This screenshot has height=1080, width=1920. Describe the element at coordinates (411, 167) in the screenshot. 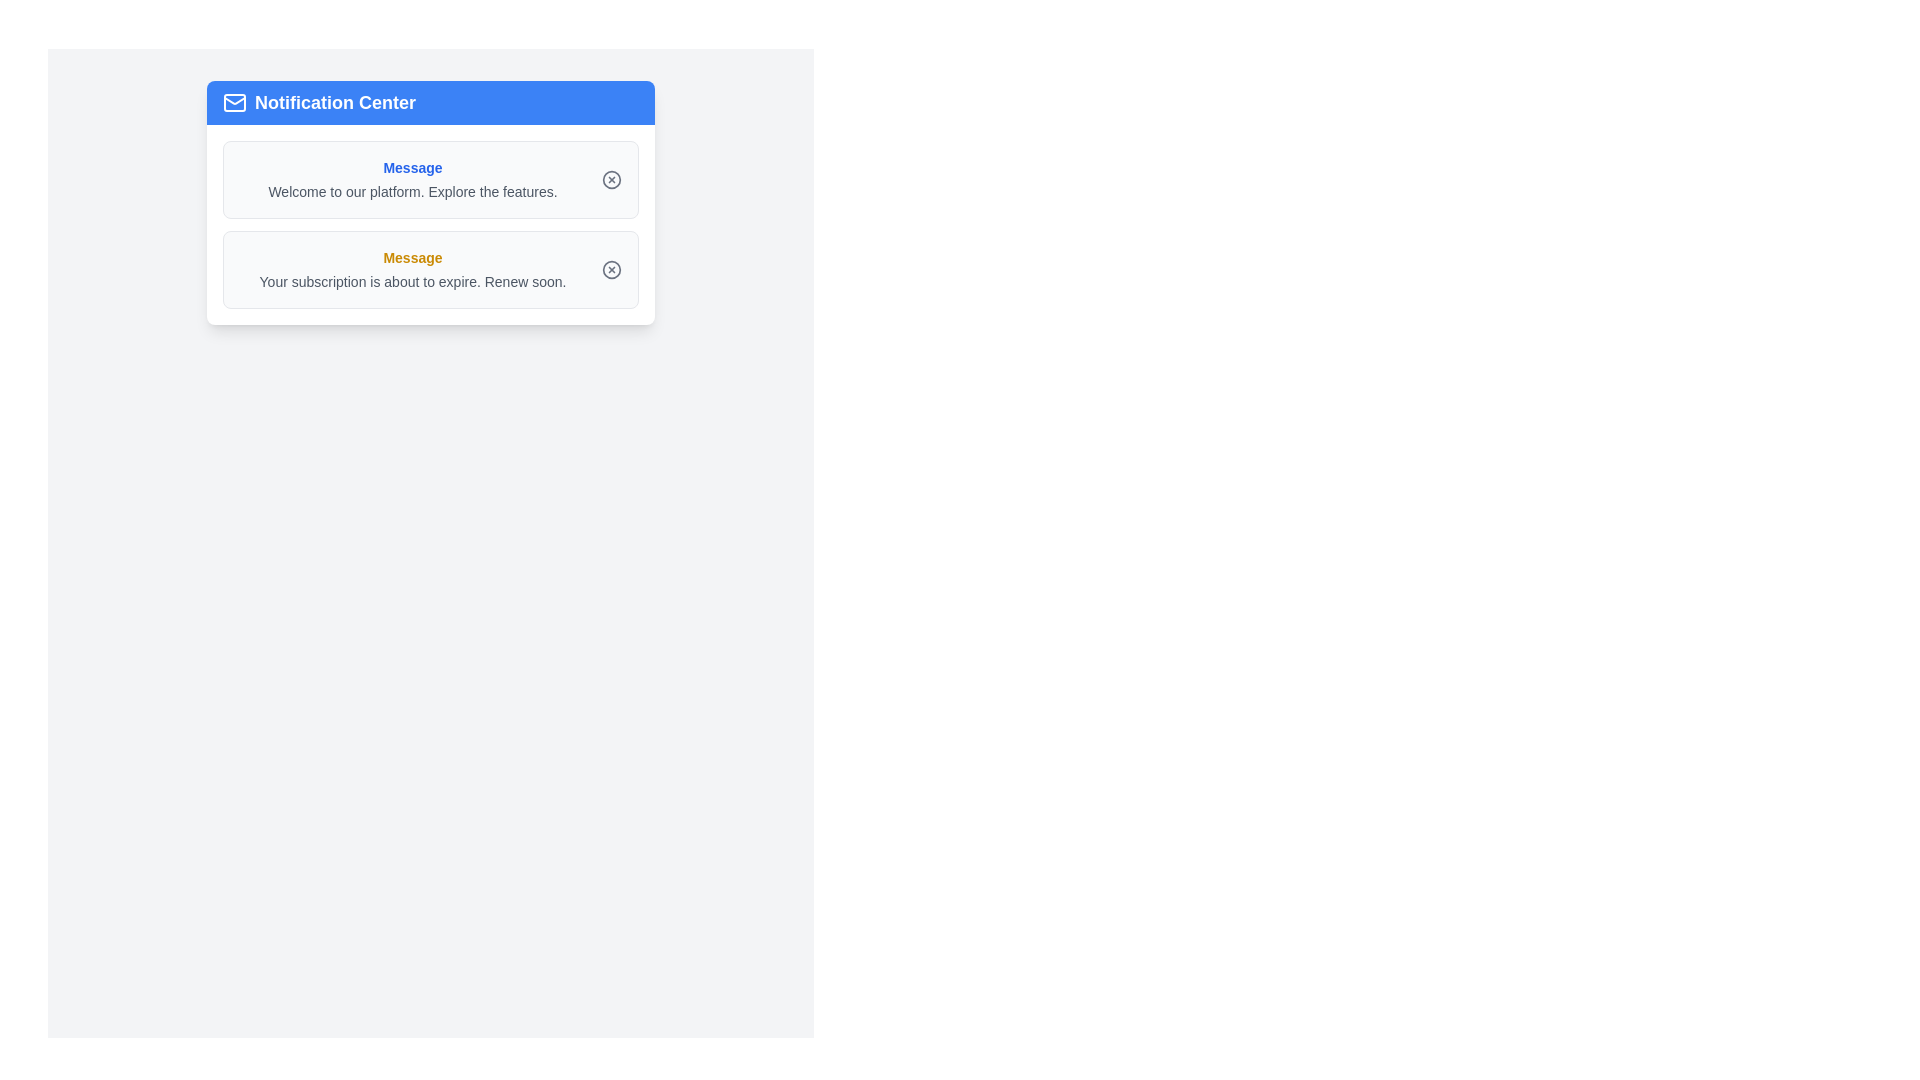

I see `the bold blue text label displaying 'Message' at the top of the notification box` at that location.